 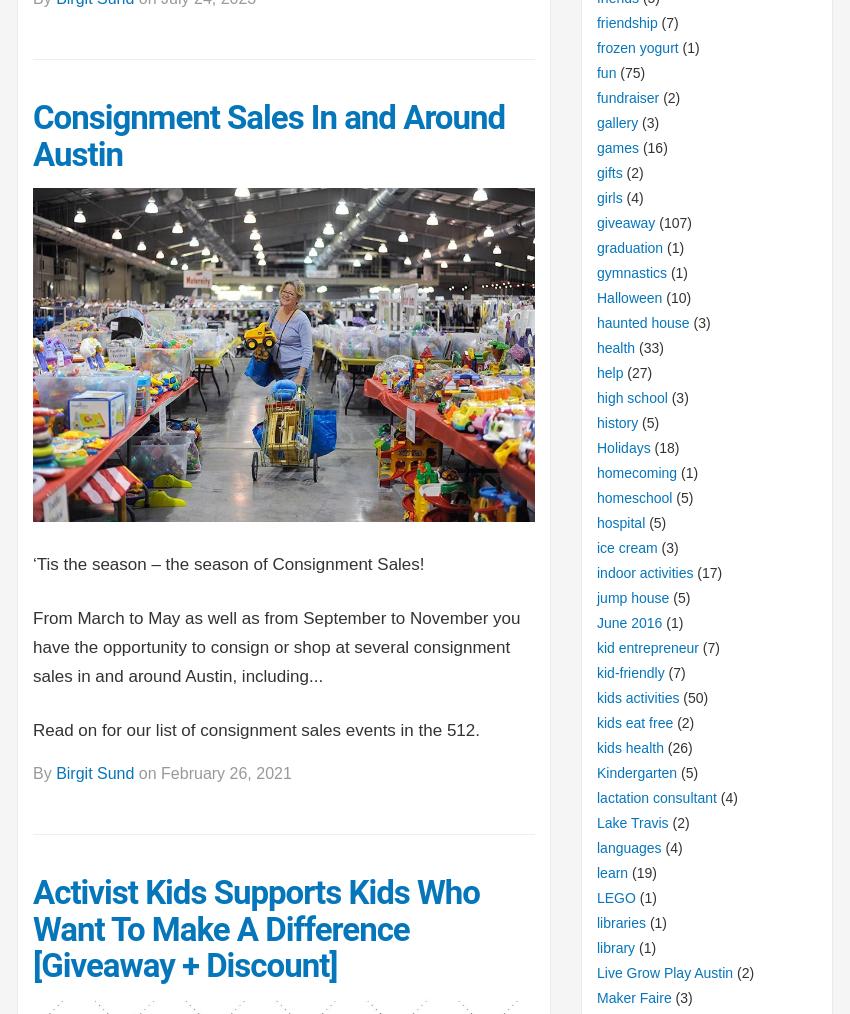 What do you see at coordinates (633, 720) in the screenshot?
I see `'kids eat free'` at bounding box center [633, 720].